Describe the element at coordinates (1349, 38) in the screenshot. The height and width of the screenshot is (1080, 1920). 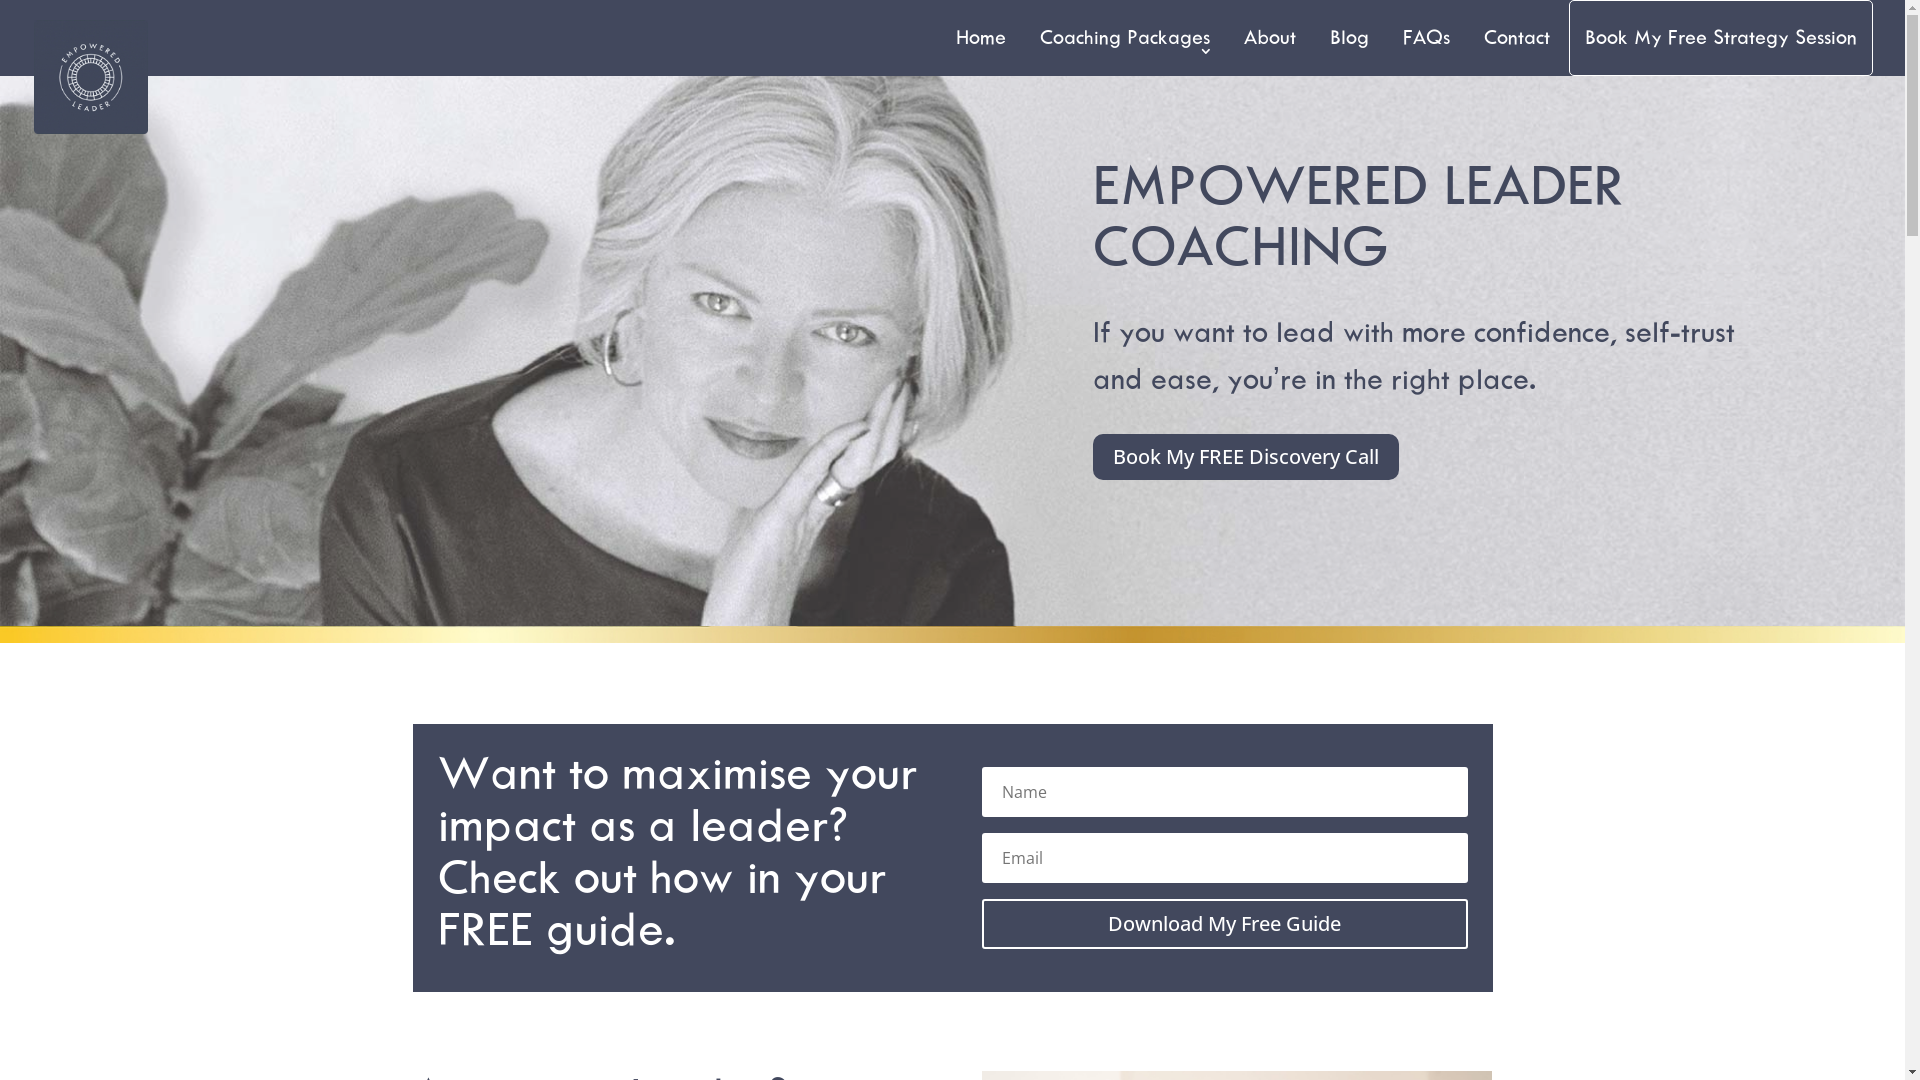
I see `'Blog'` at that location.